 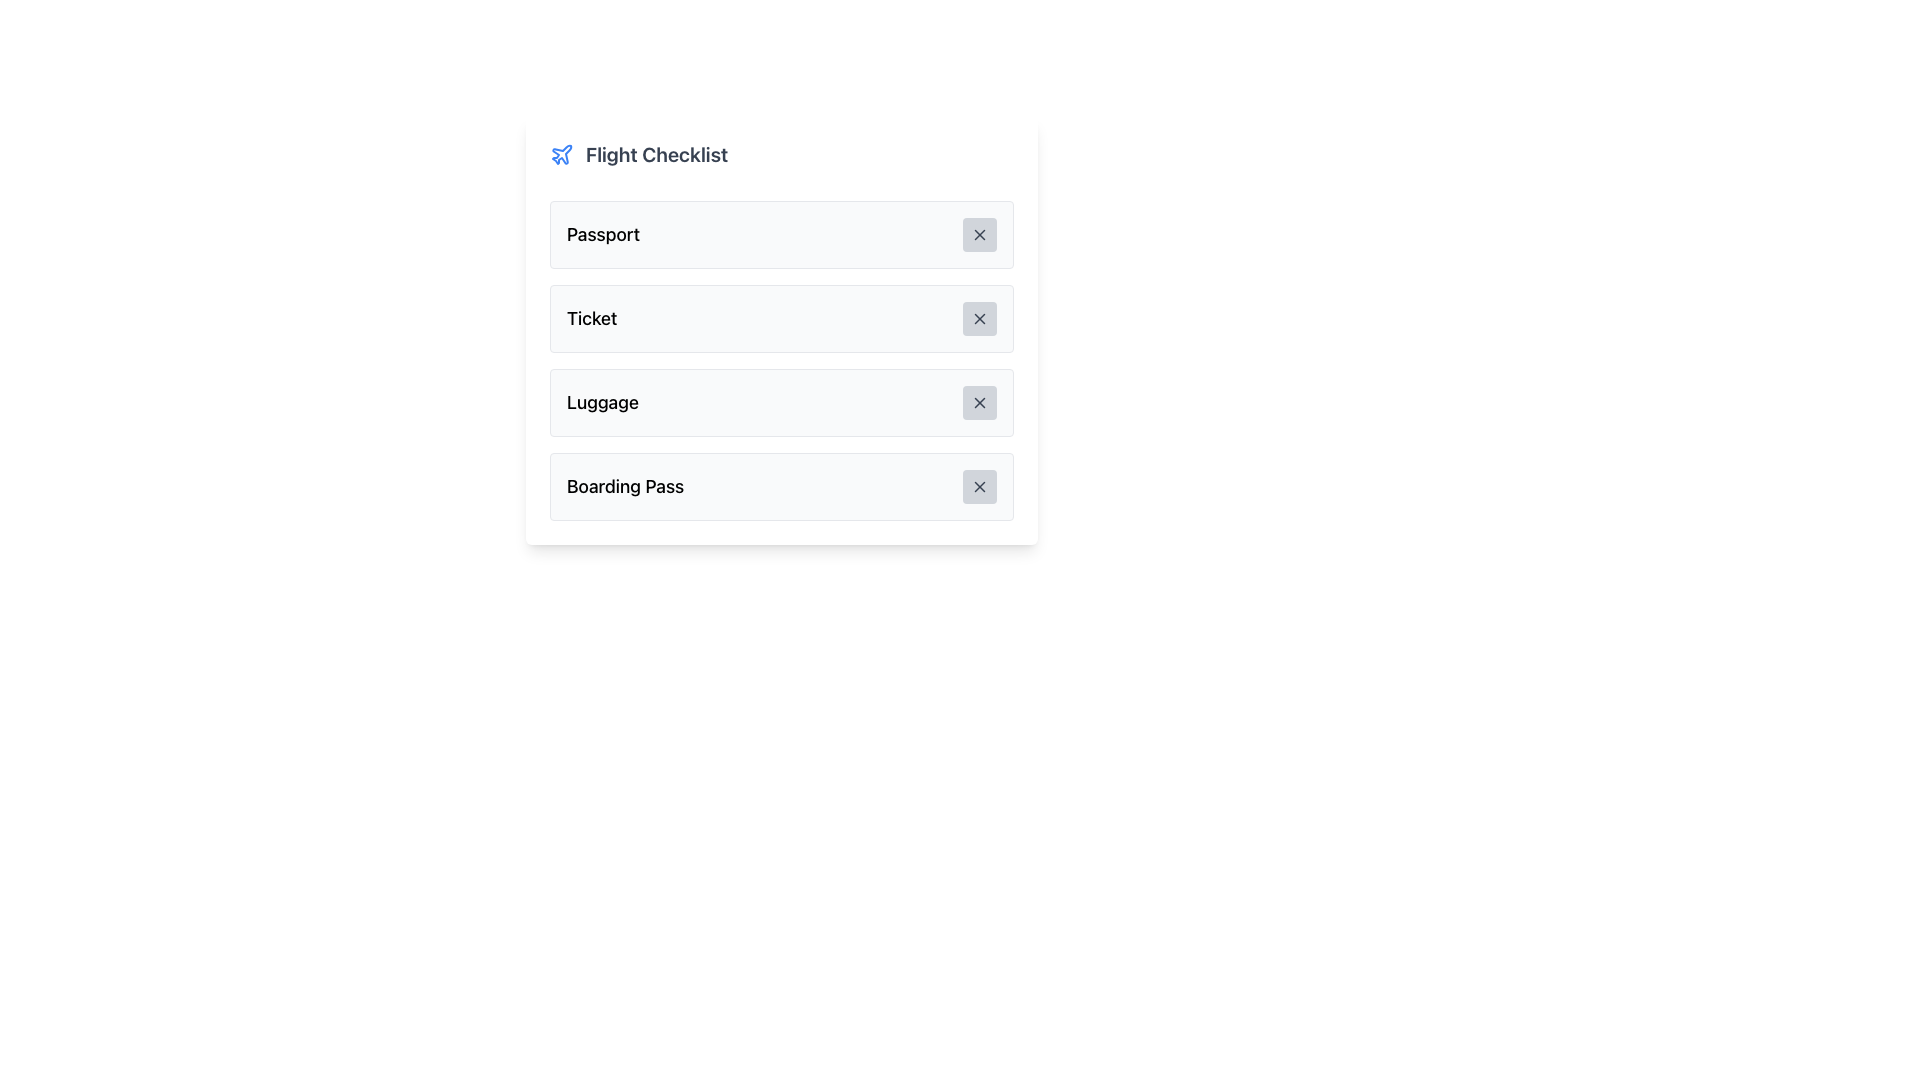 I want to click on the interactive button with a gray background and an 'X' icon located on the right side of the 'Ticket' box, so click(x=979, y=318).